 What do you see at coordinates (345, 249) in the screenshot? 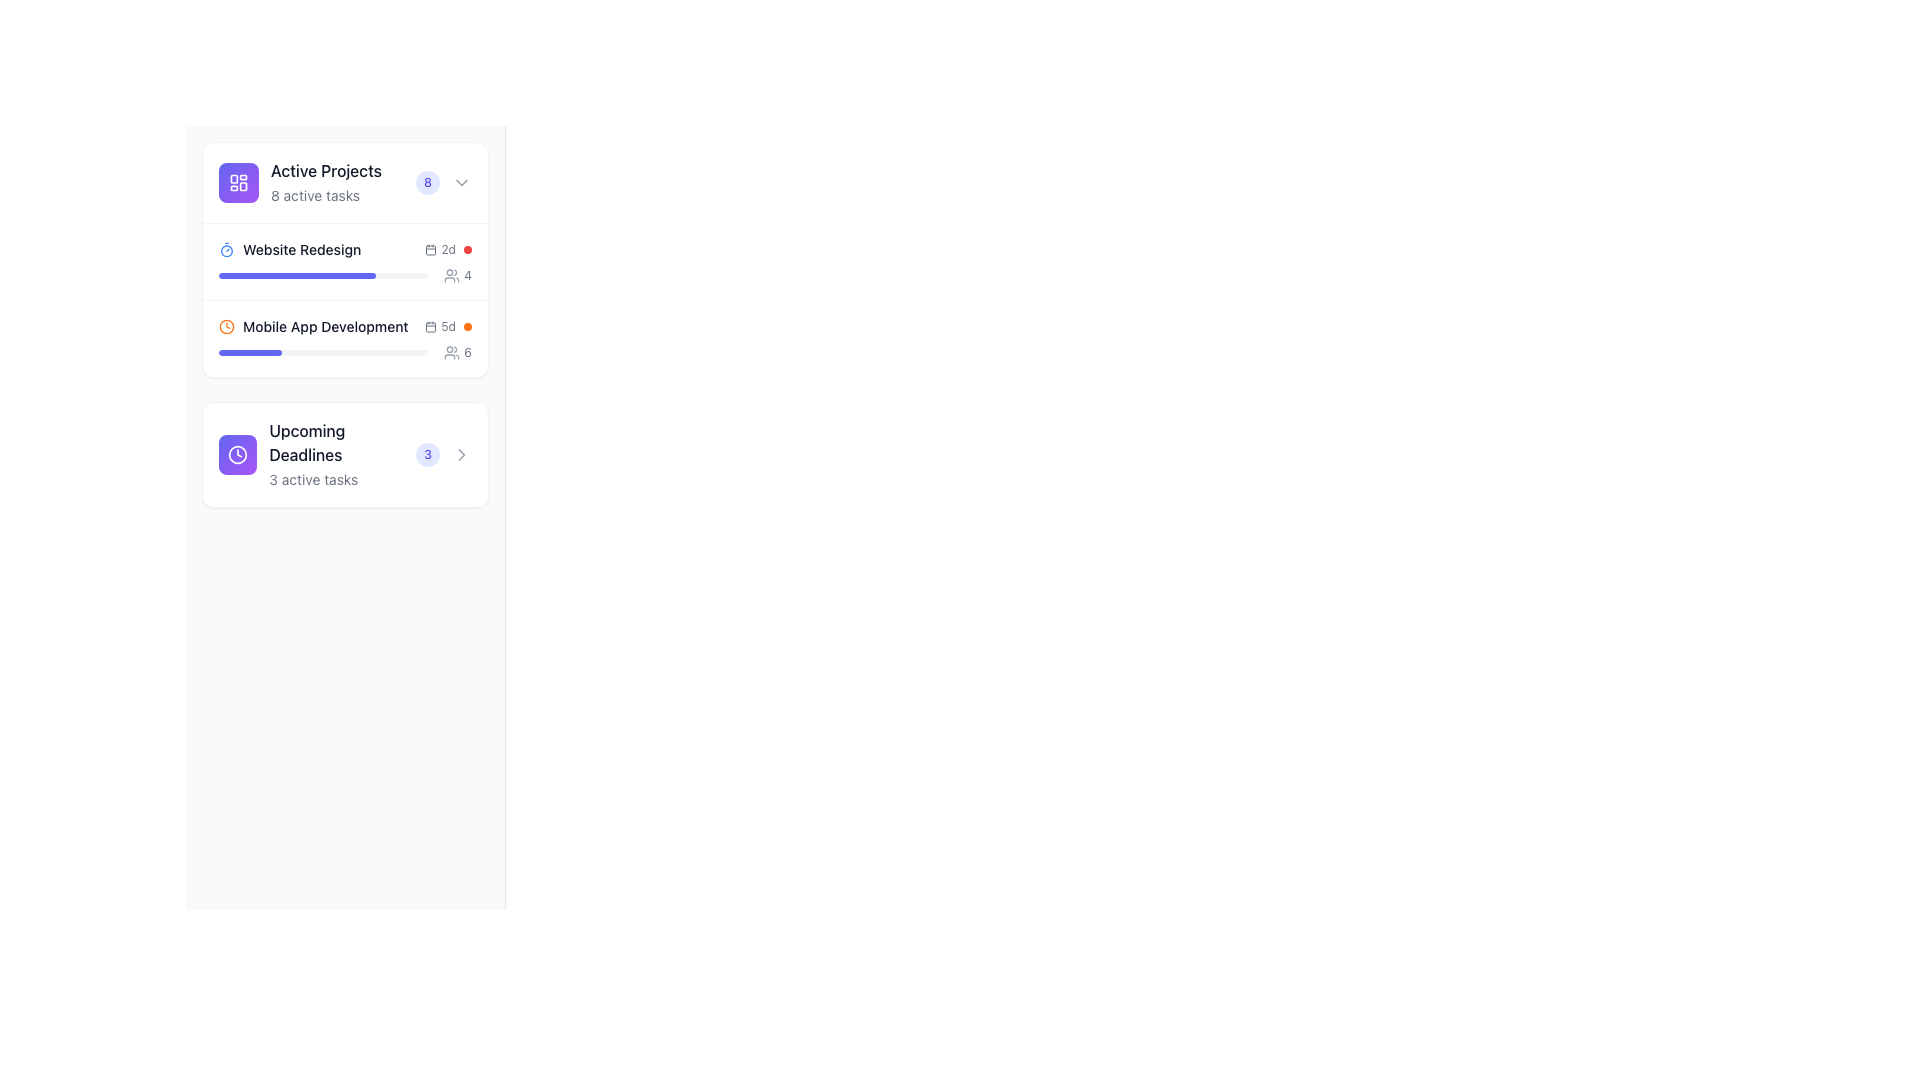
I see `the 'Website Redesign' task element, which features the text 'Website Redesign' and a small calendar icon indicating '2d', located under 'Active Projects'` at bounding box center [345, 249].